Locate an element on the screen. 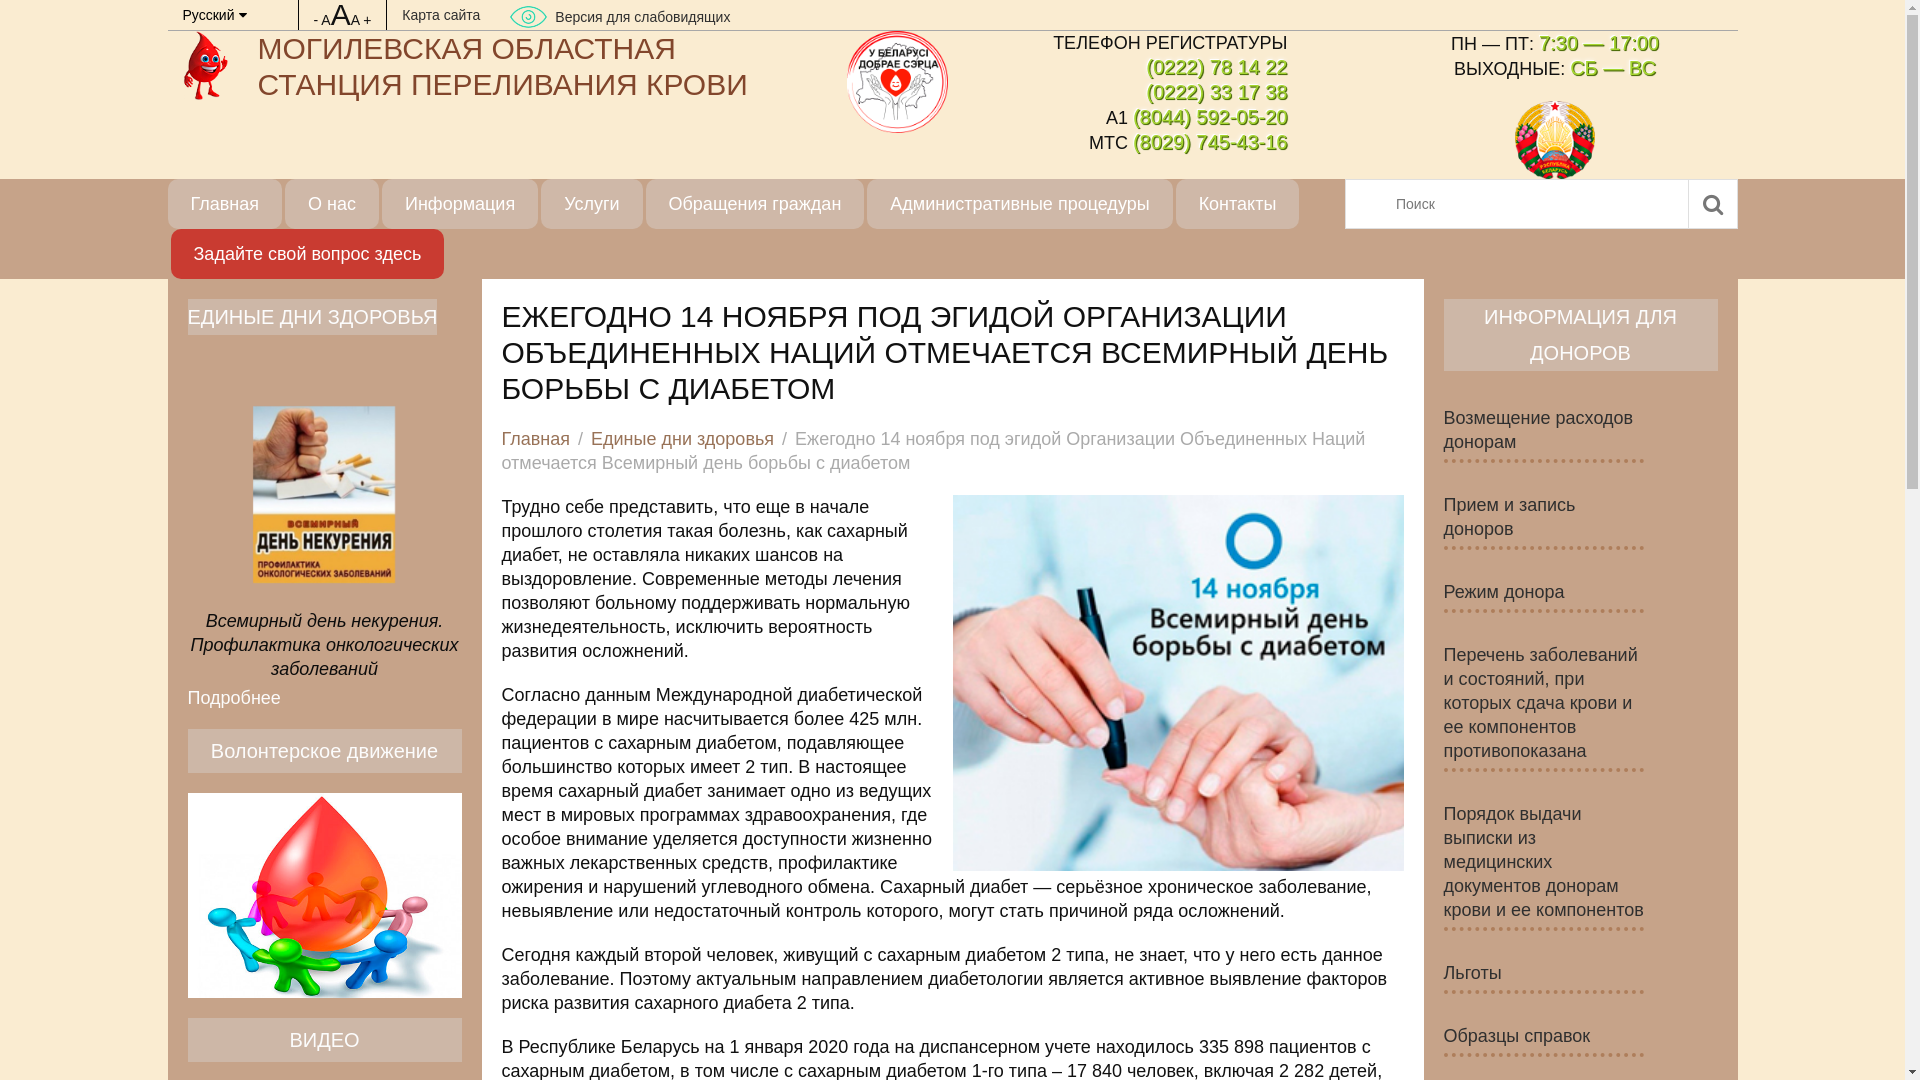 The width and height of the screenshot is (1920, 1080). 'AAA' is located at coordinates (321, 19).